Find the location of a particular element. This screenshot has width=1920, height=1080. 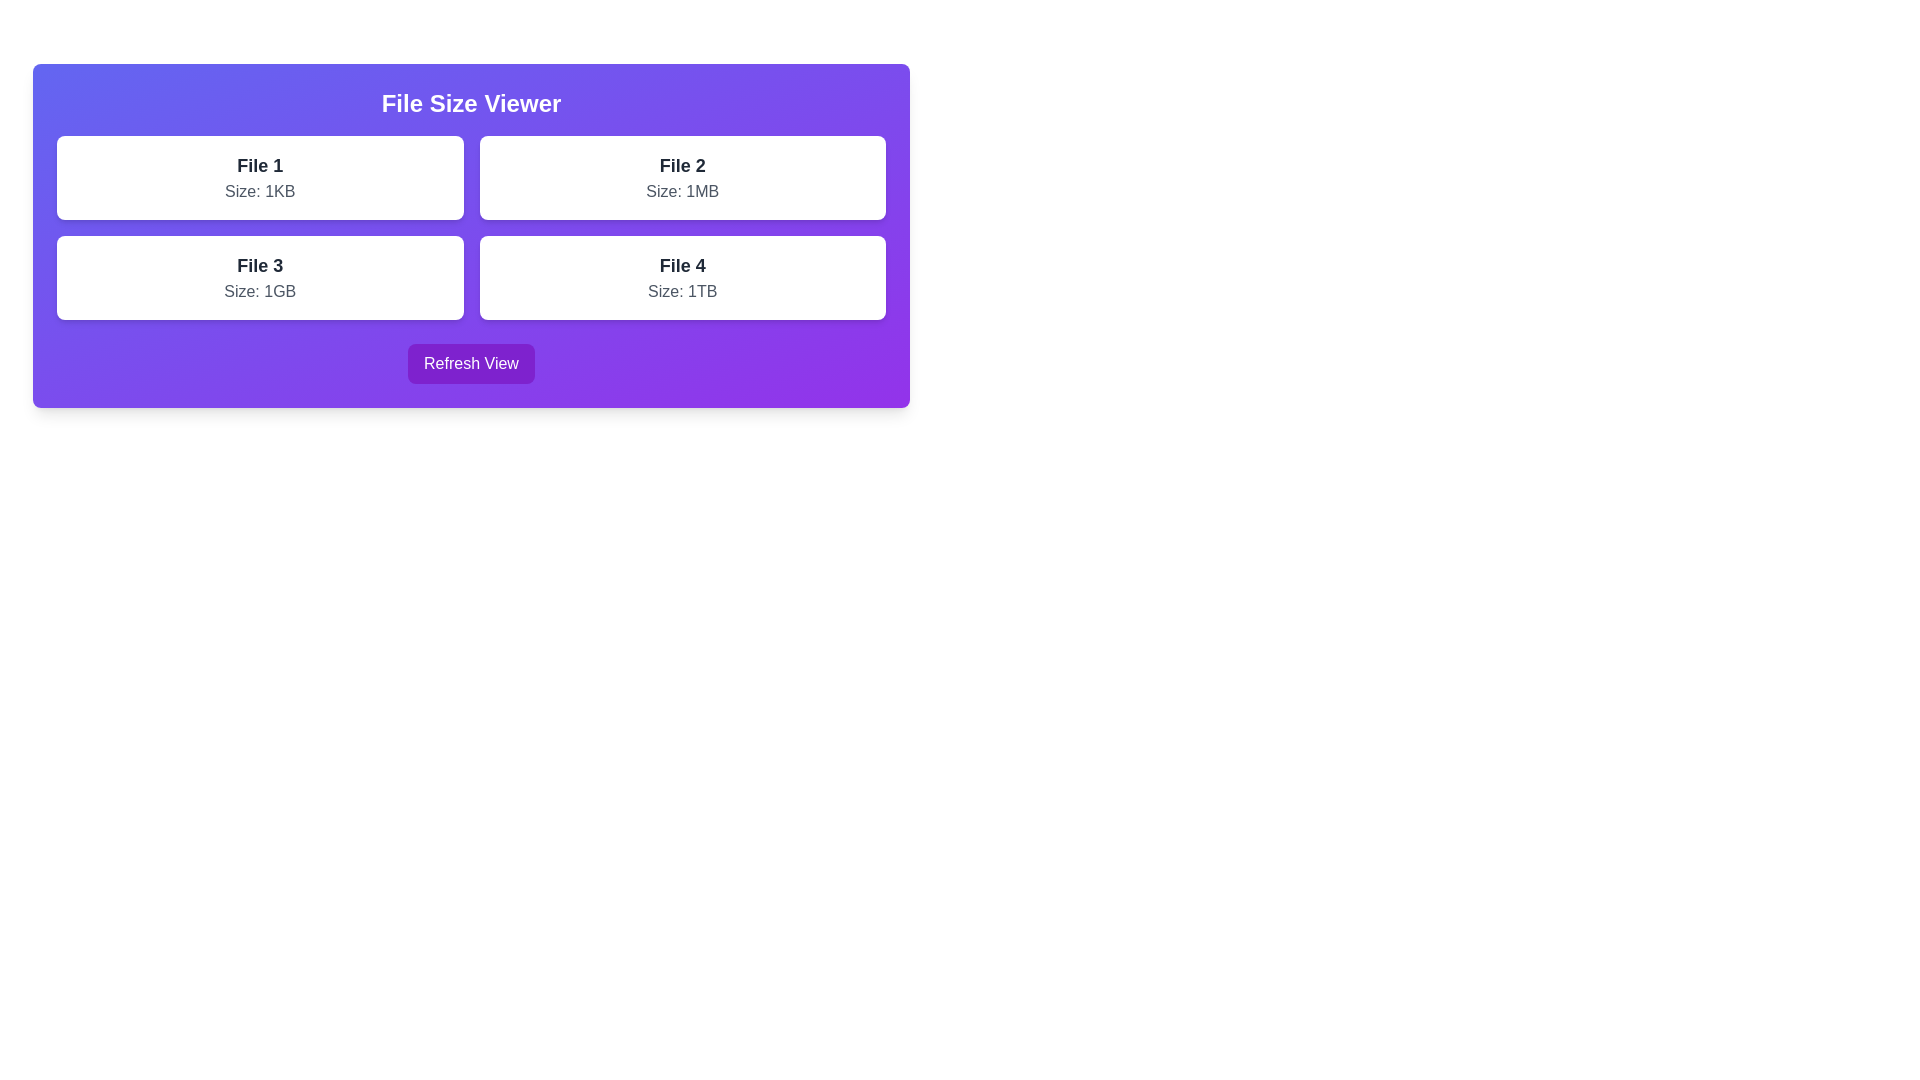

the text label displaying 'File 1' within the first card of the grid layout, which provides a clear identifier for the associated file is located at coordinates (259, 164).